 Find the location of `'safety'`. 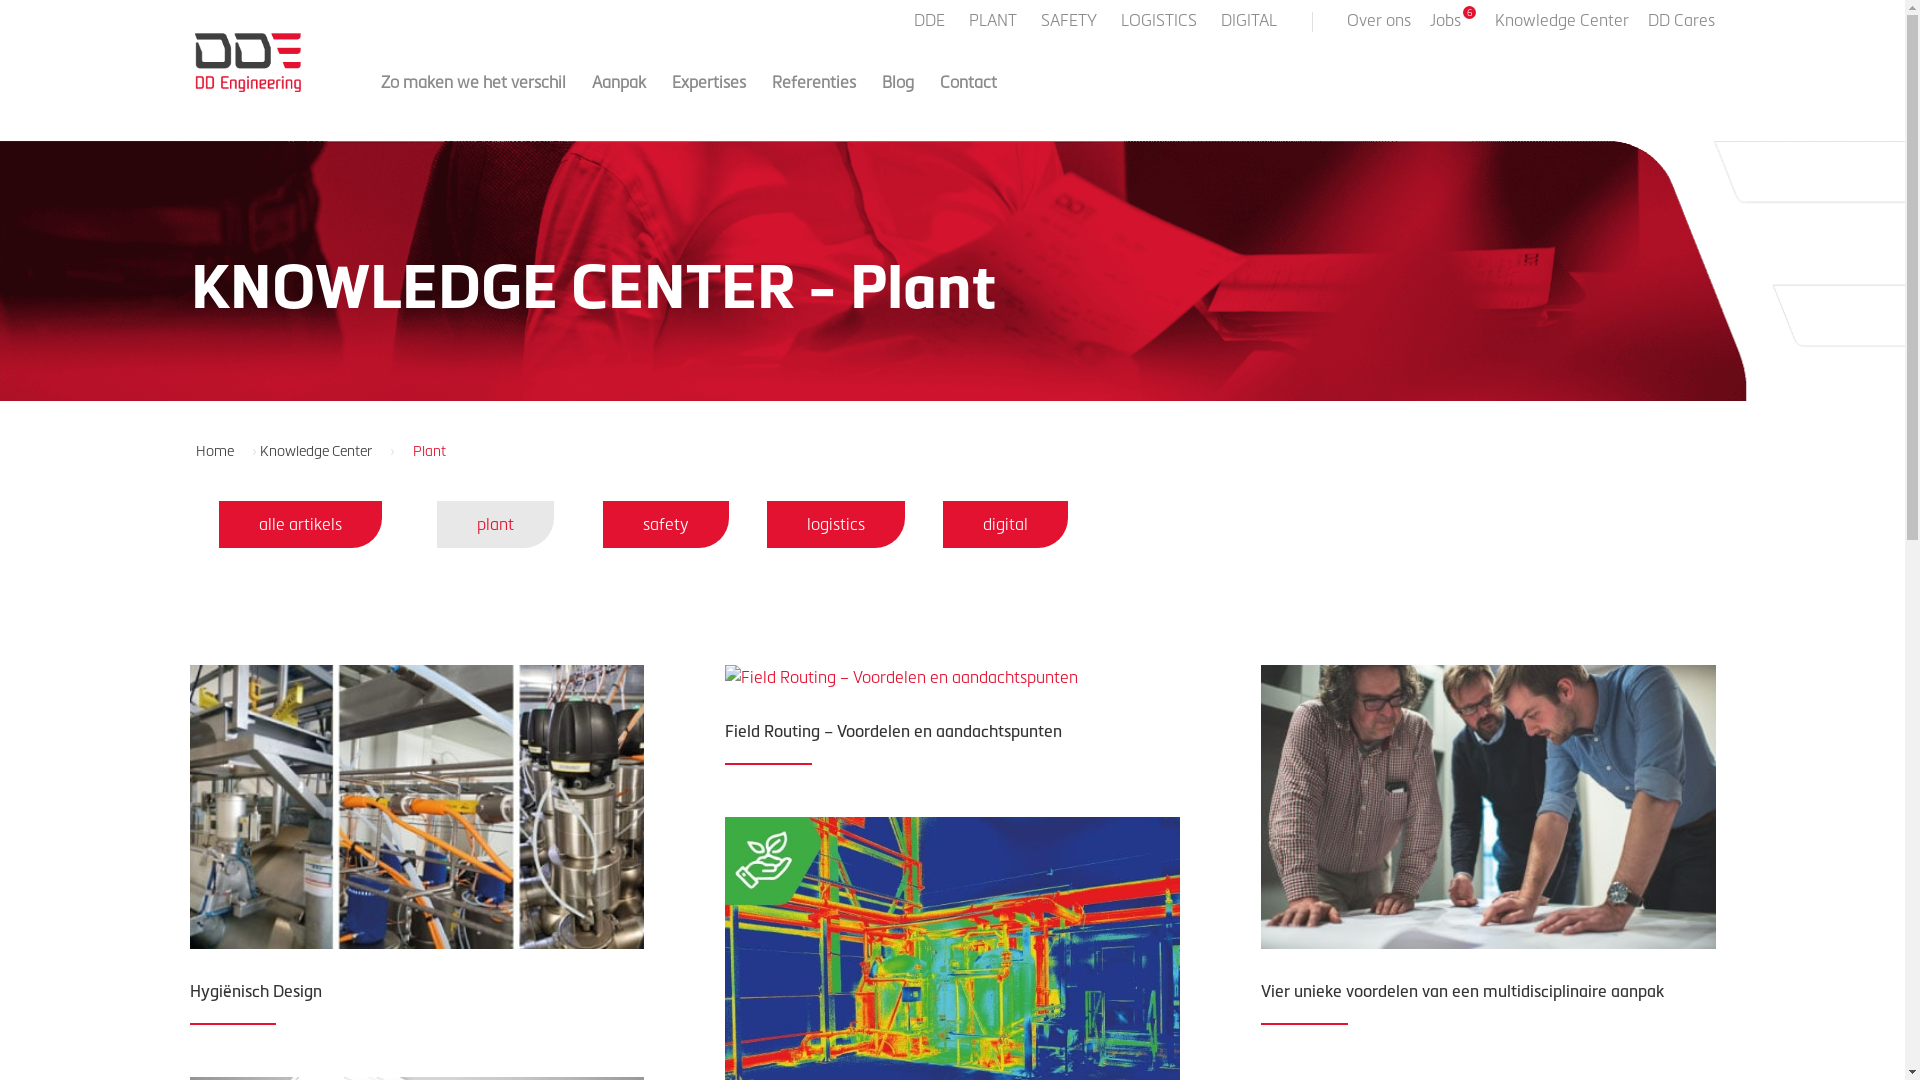

'safety' is located at coordinates (665, 523).